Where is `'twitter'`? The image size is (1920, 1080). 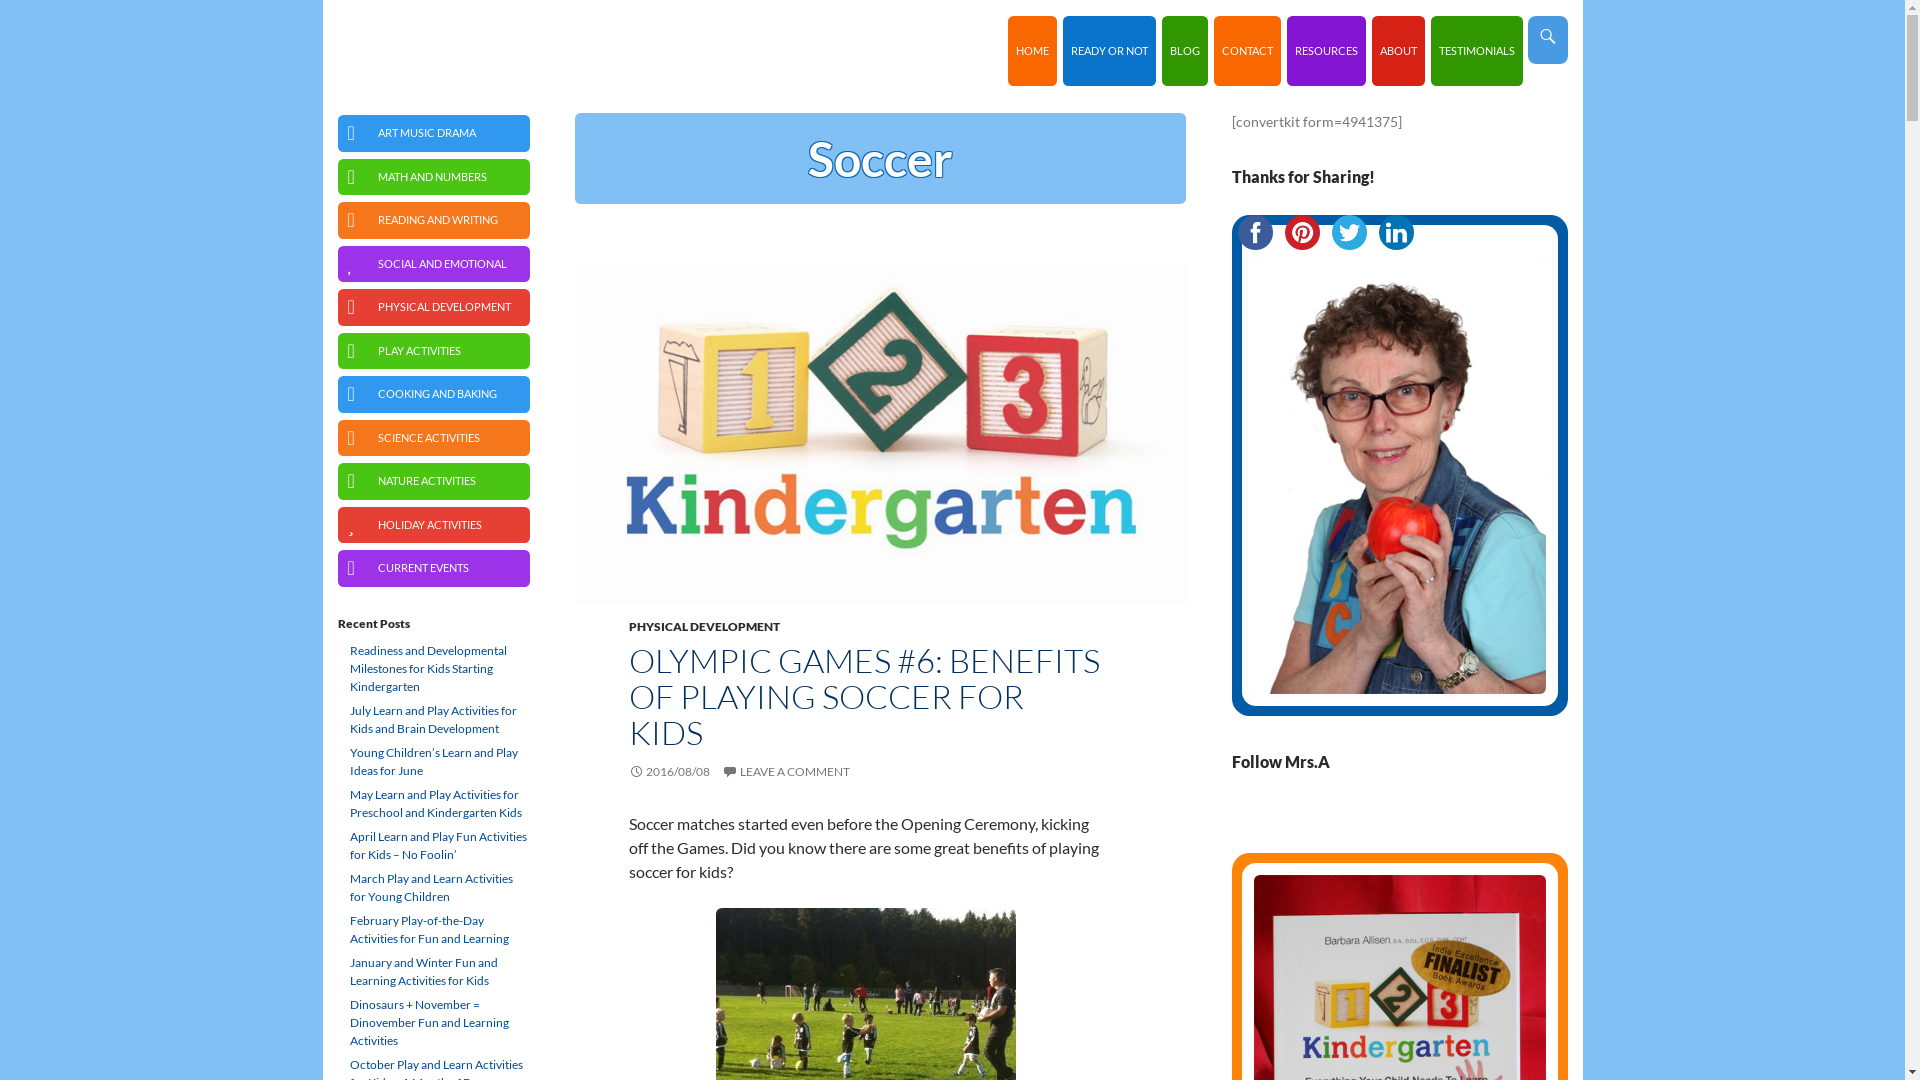 'twitter' is located at coordinates (1349, 231).